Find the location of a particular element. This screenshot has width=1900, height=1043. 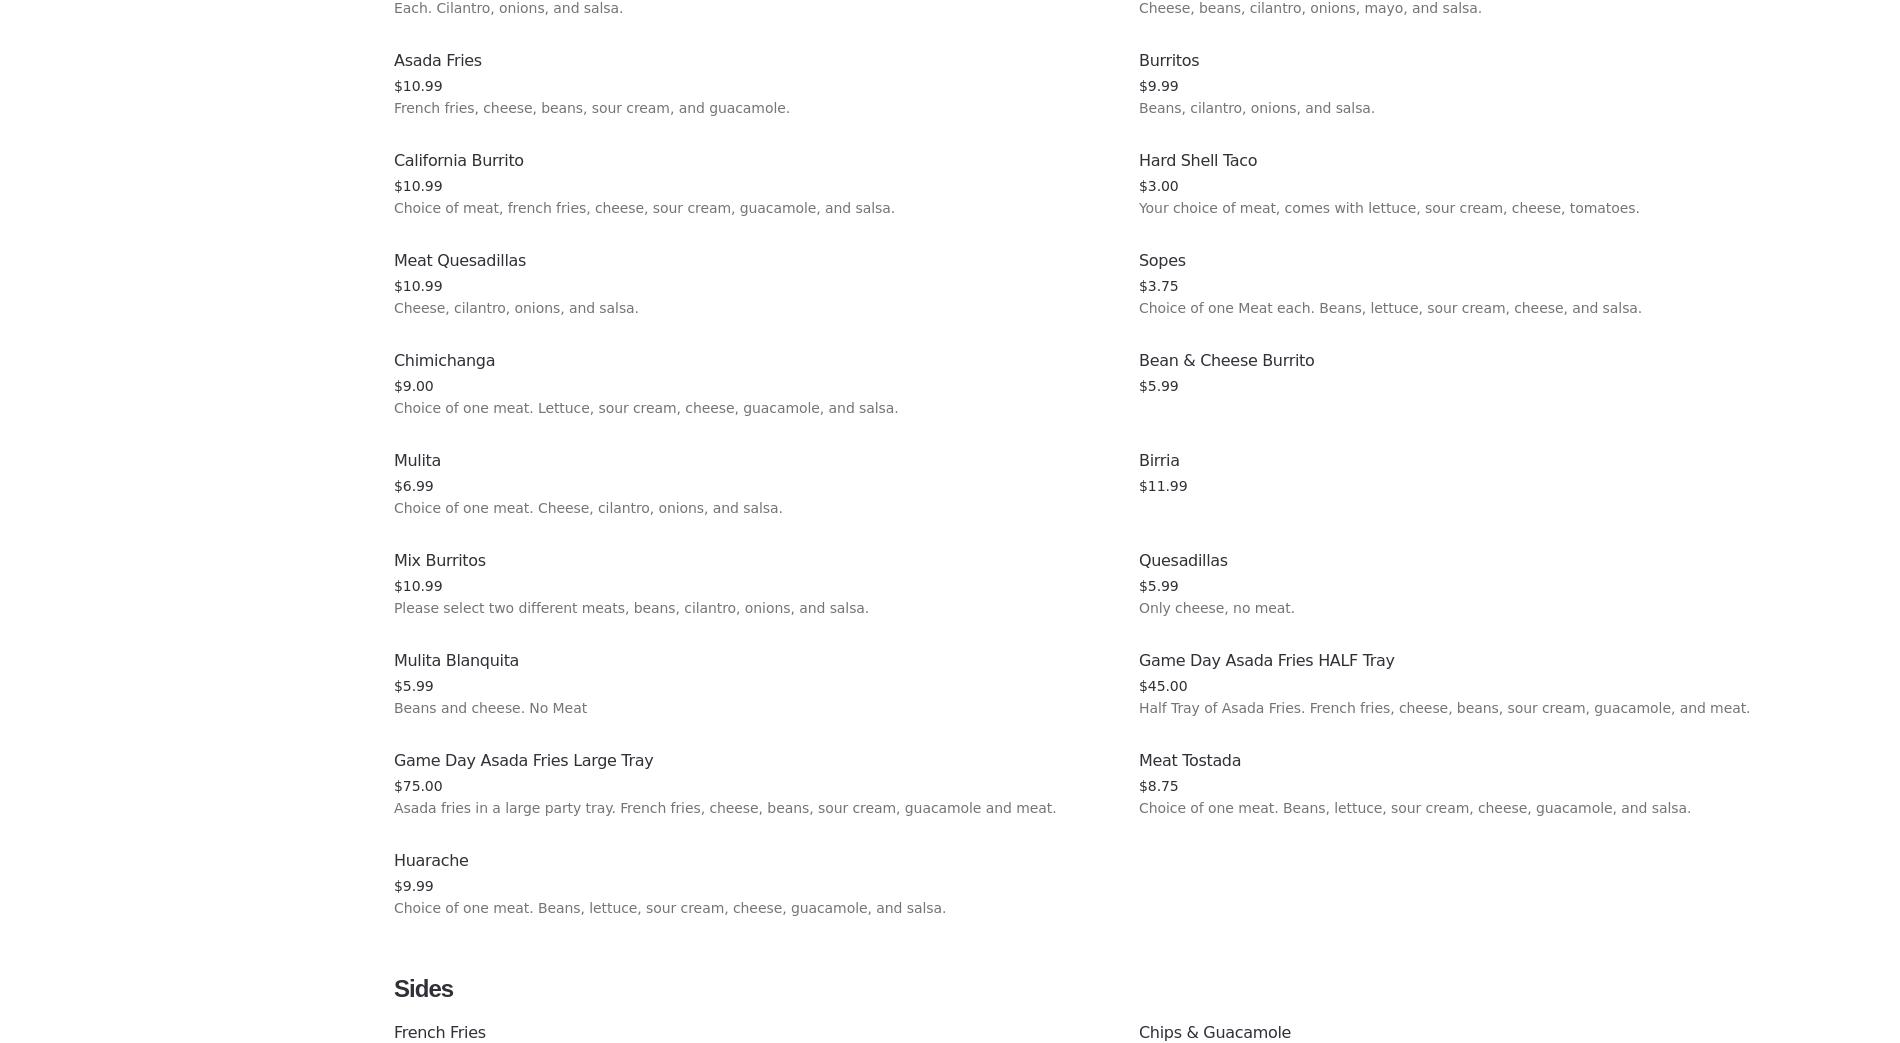

'Meat Tostada' is located at coordinates (1188, 759).